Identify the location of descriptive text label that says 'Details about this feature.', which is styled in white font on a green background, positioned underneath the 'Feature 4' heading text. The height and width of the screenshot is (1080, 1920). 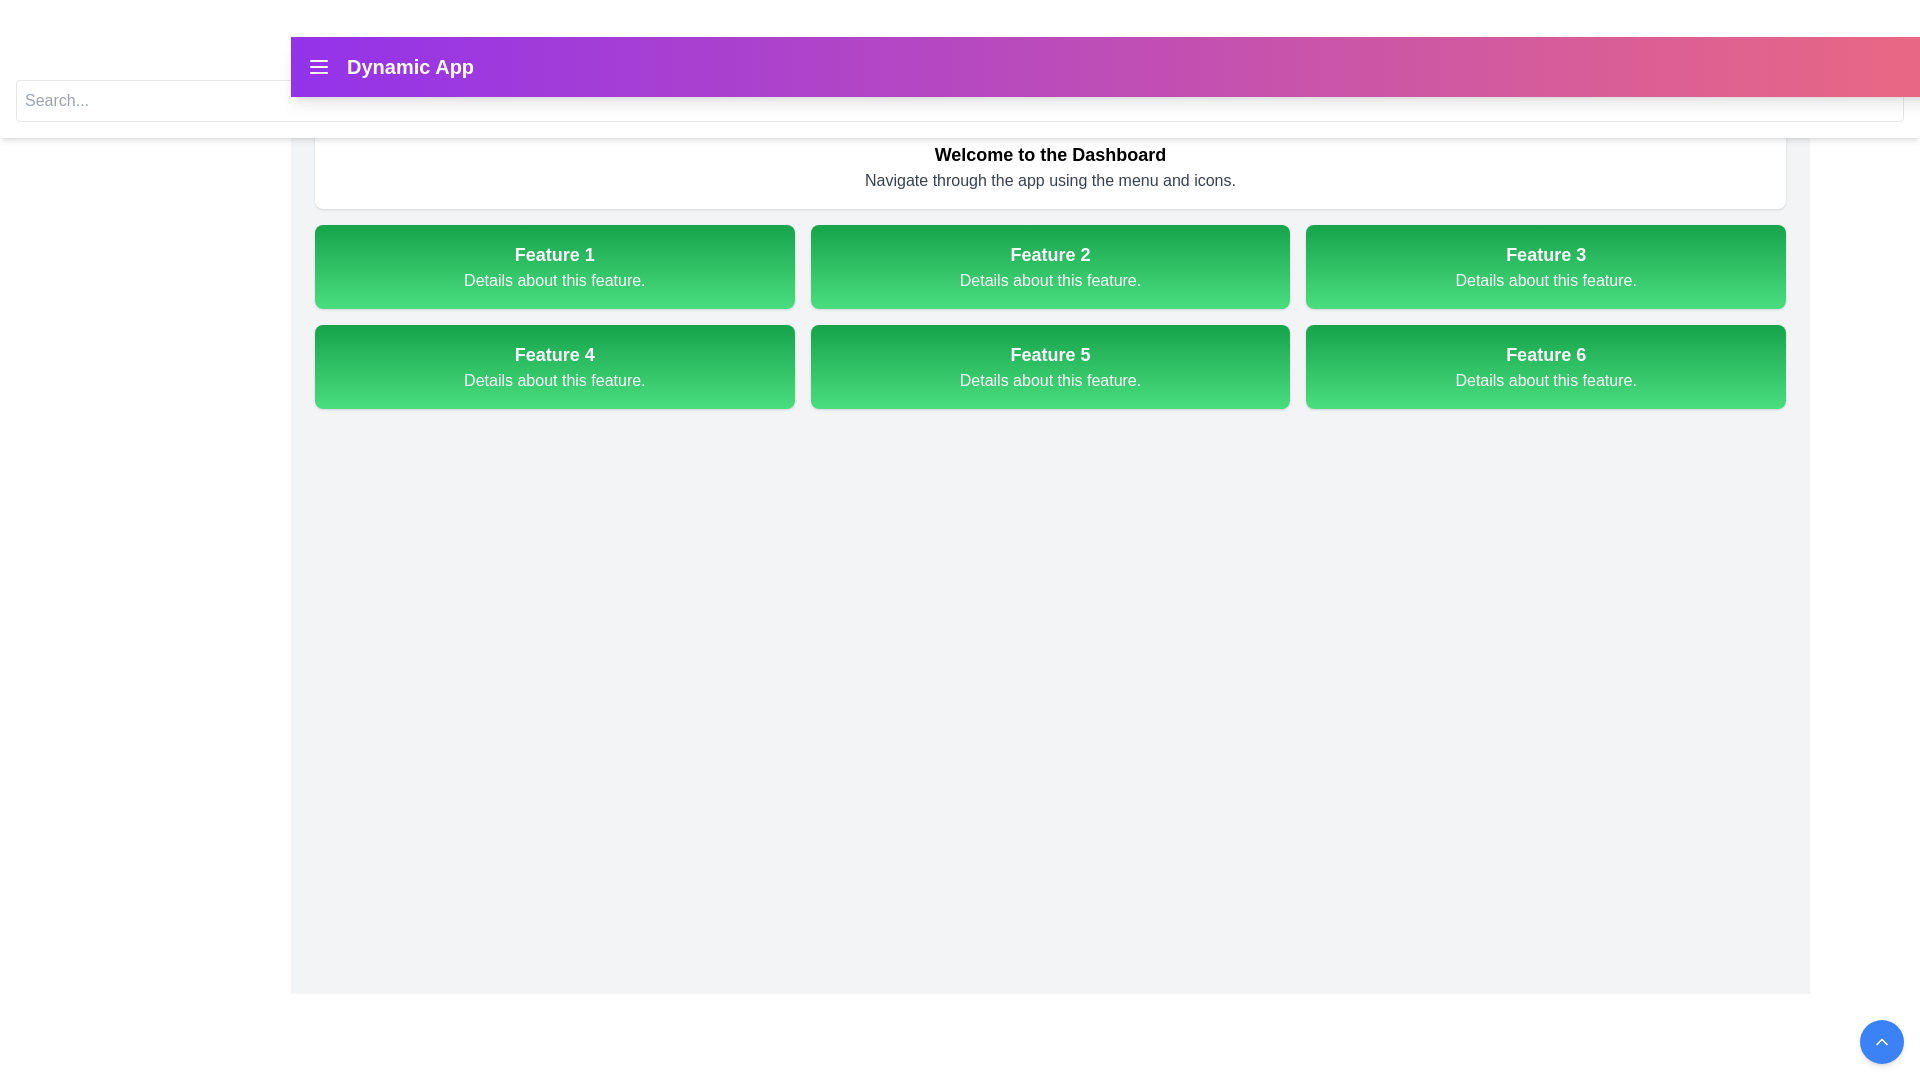
(554, 381).